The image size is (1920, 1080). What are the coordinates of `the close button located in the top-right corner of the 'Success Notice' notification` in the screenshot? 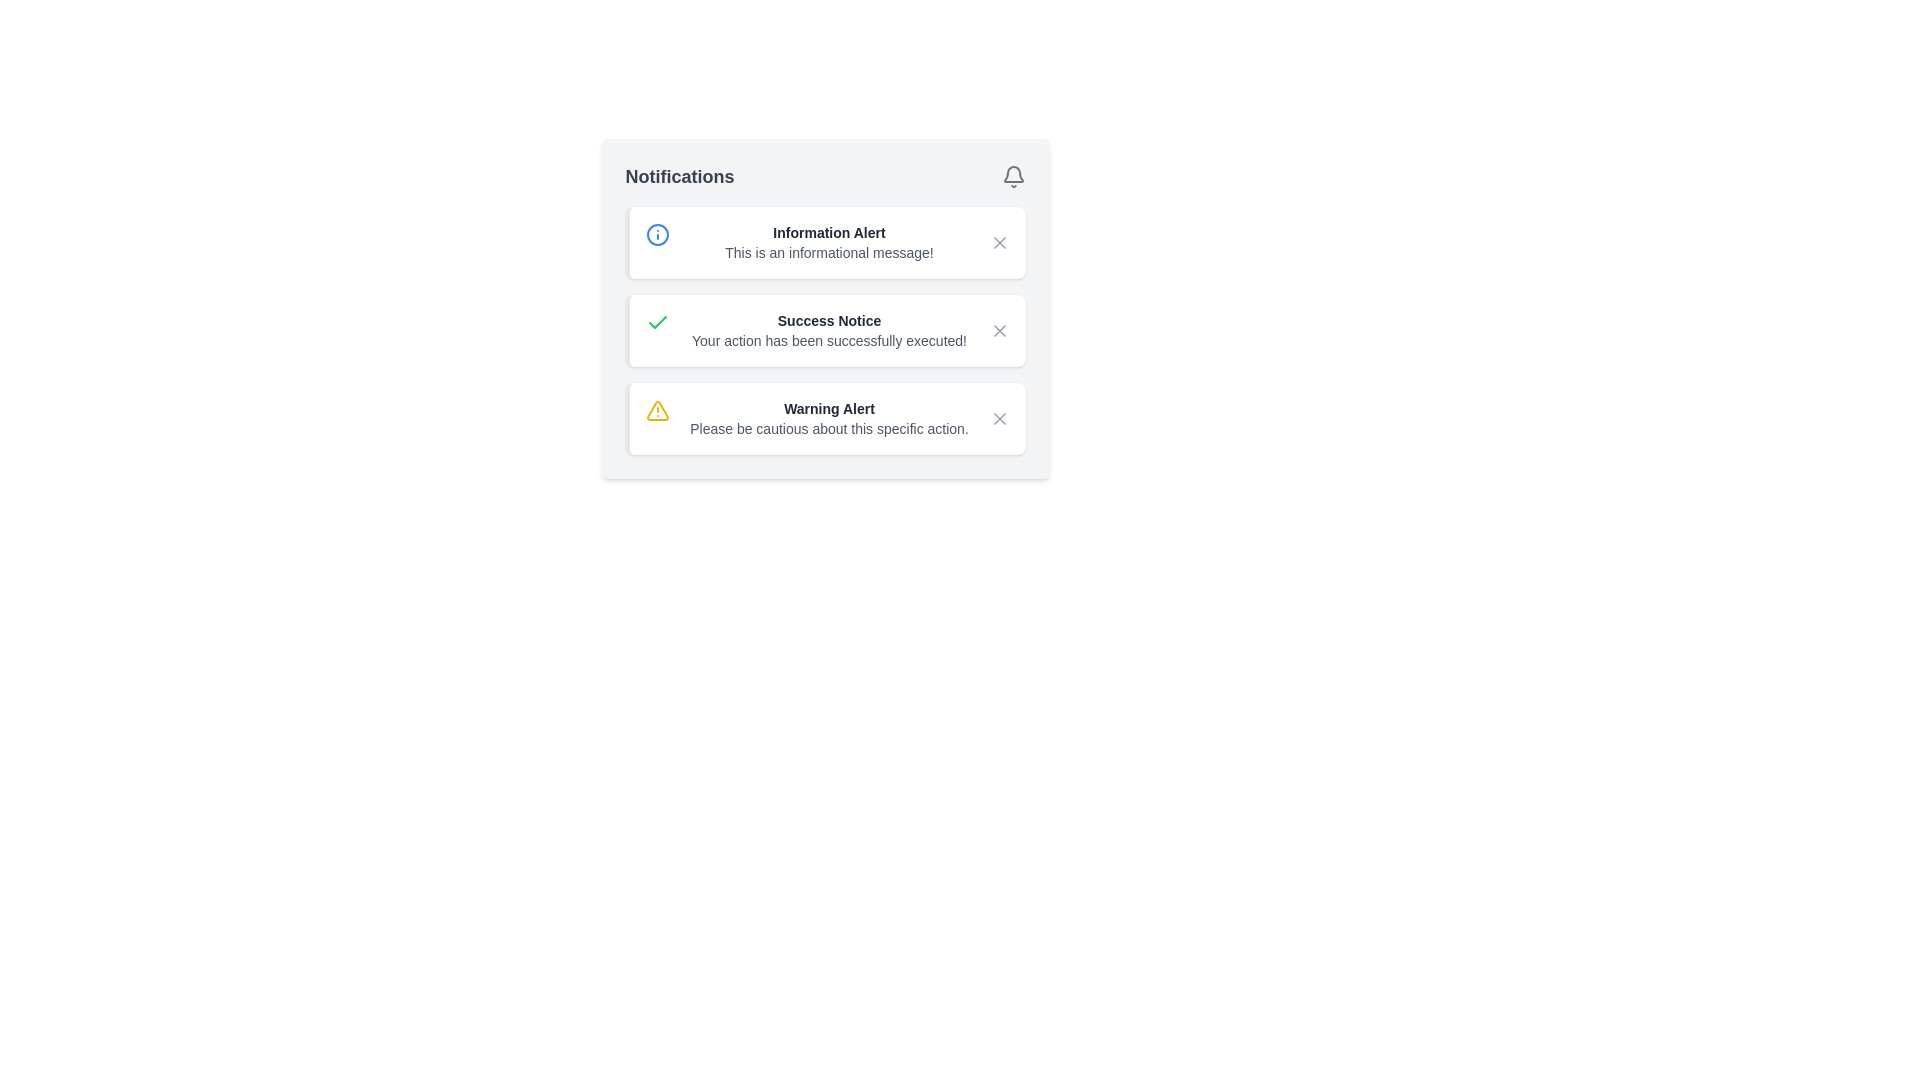 It's located at (999, 330).